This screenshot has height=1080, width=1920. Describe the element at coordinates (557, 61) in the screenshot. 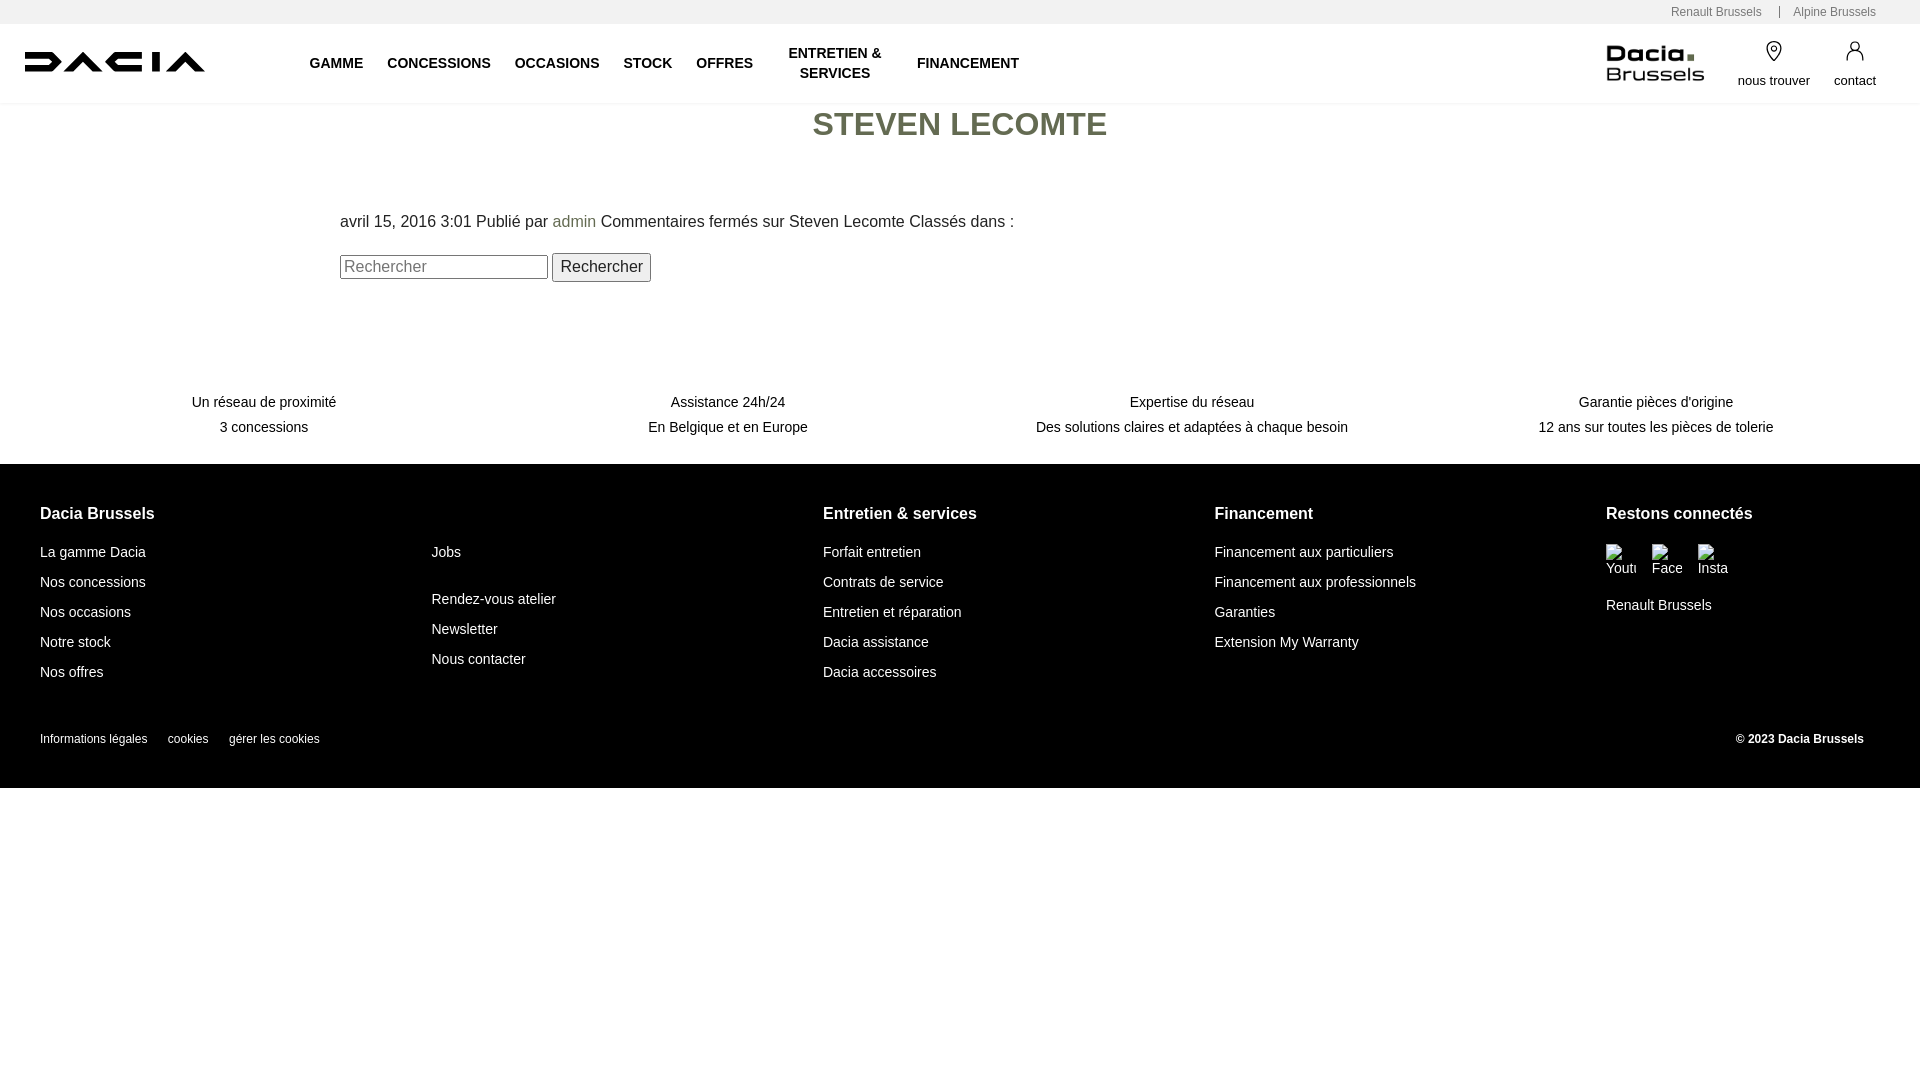

I see `'OCCASIONS'` at that location.